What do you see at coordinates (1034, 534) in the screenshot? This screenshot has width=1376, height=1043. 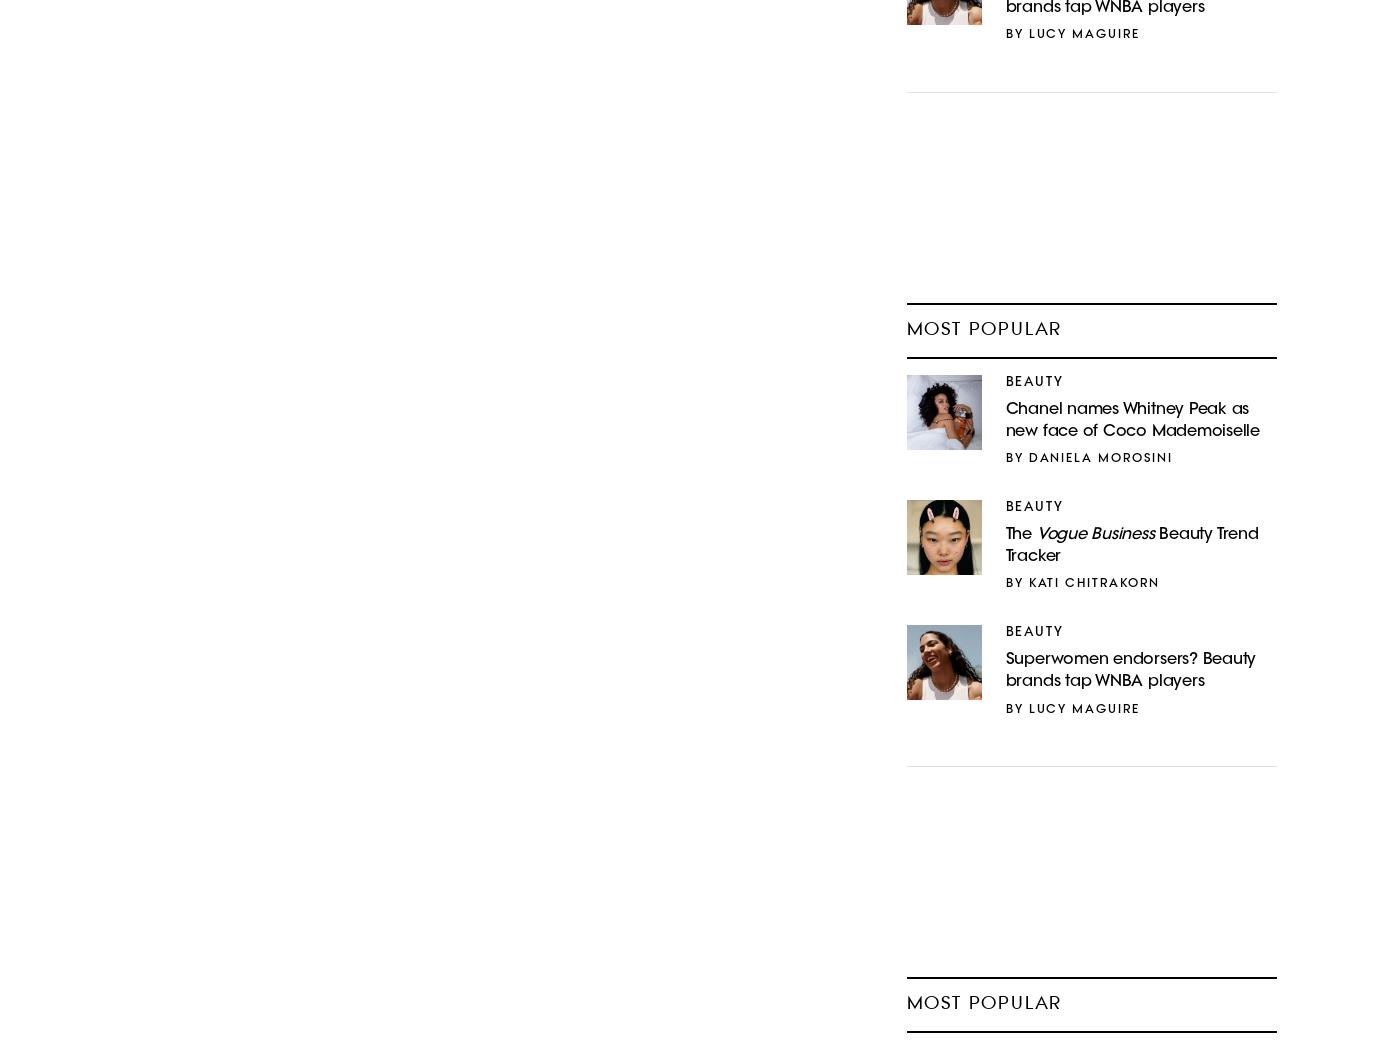 I see `'Vogue Business'` at bounding box center [1034, 534].